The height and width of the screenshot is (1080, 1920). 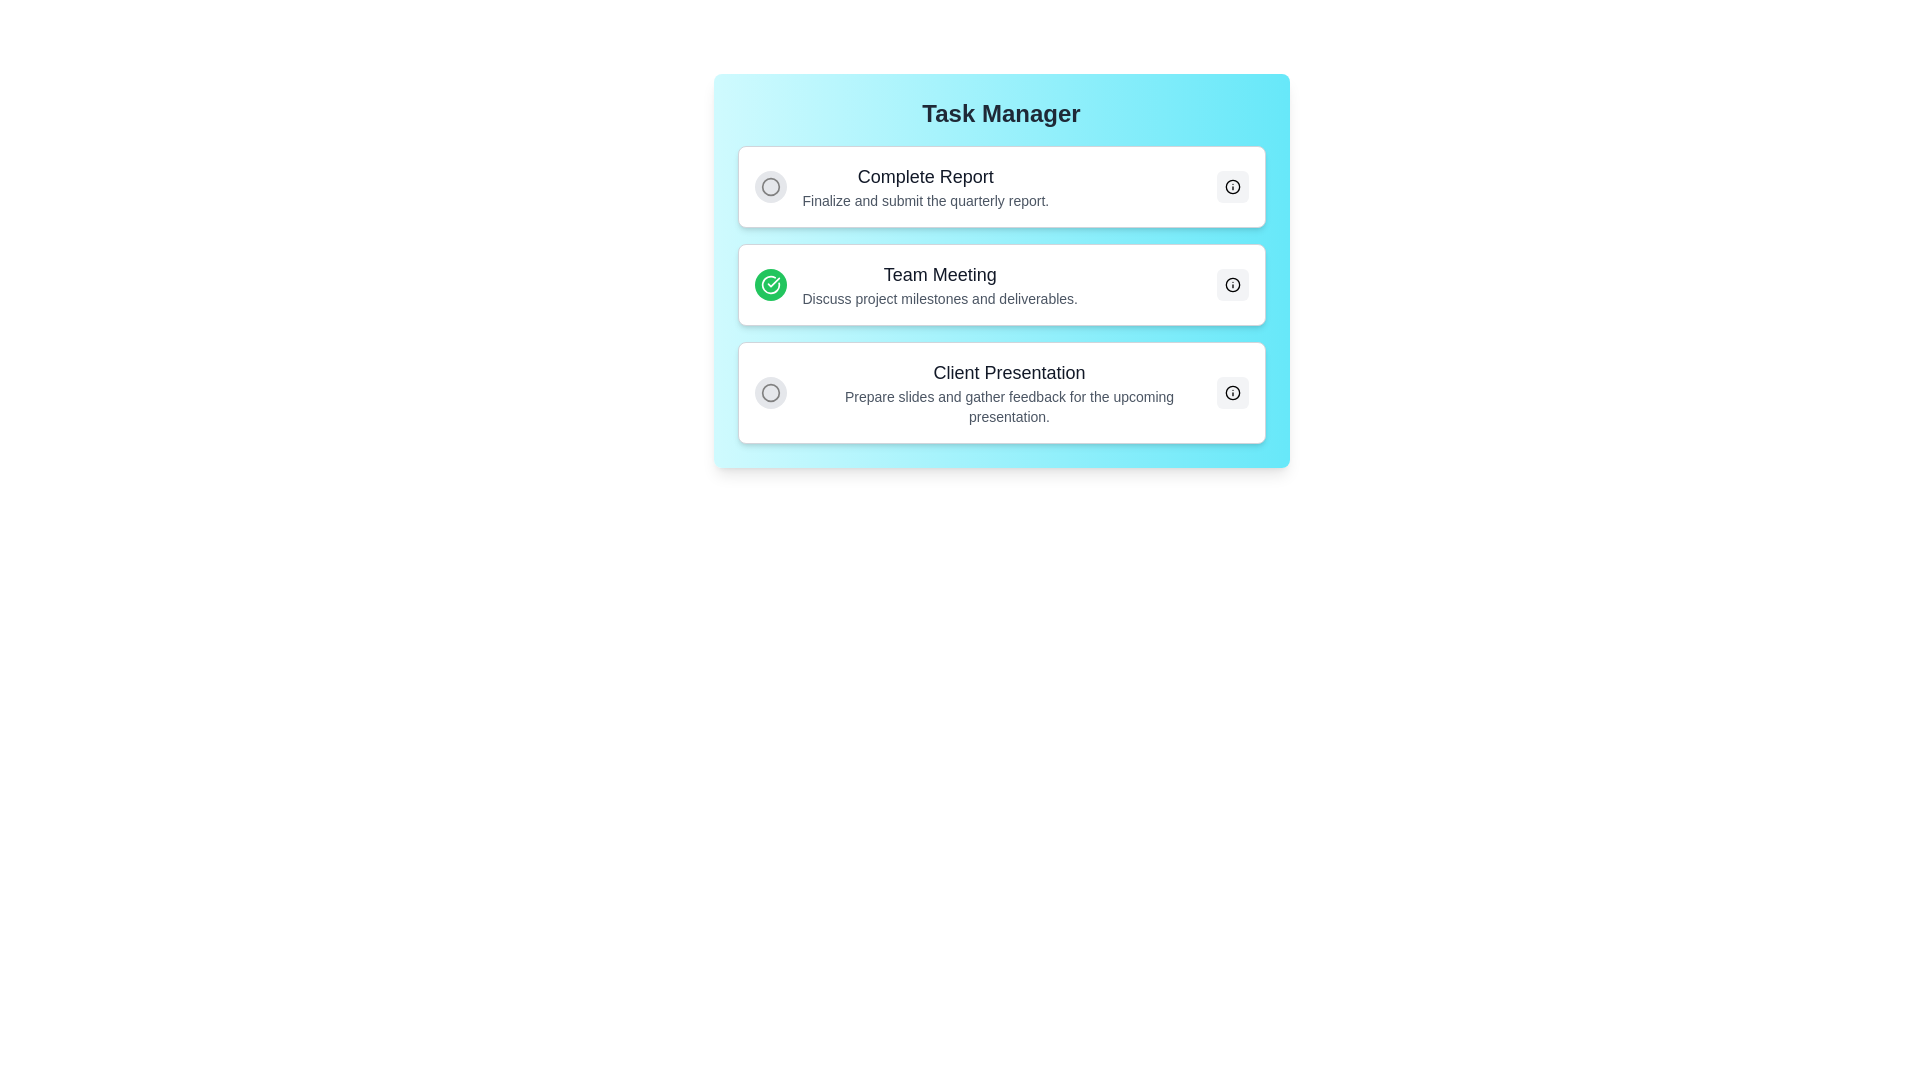 I want to click on the third task entry, so click(x=985, y=393).